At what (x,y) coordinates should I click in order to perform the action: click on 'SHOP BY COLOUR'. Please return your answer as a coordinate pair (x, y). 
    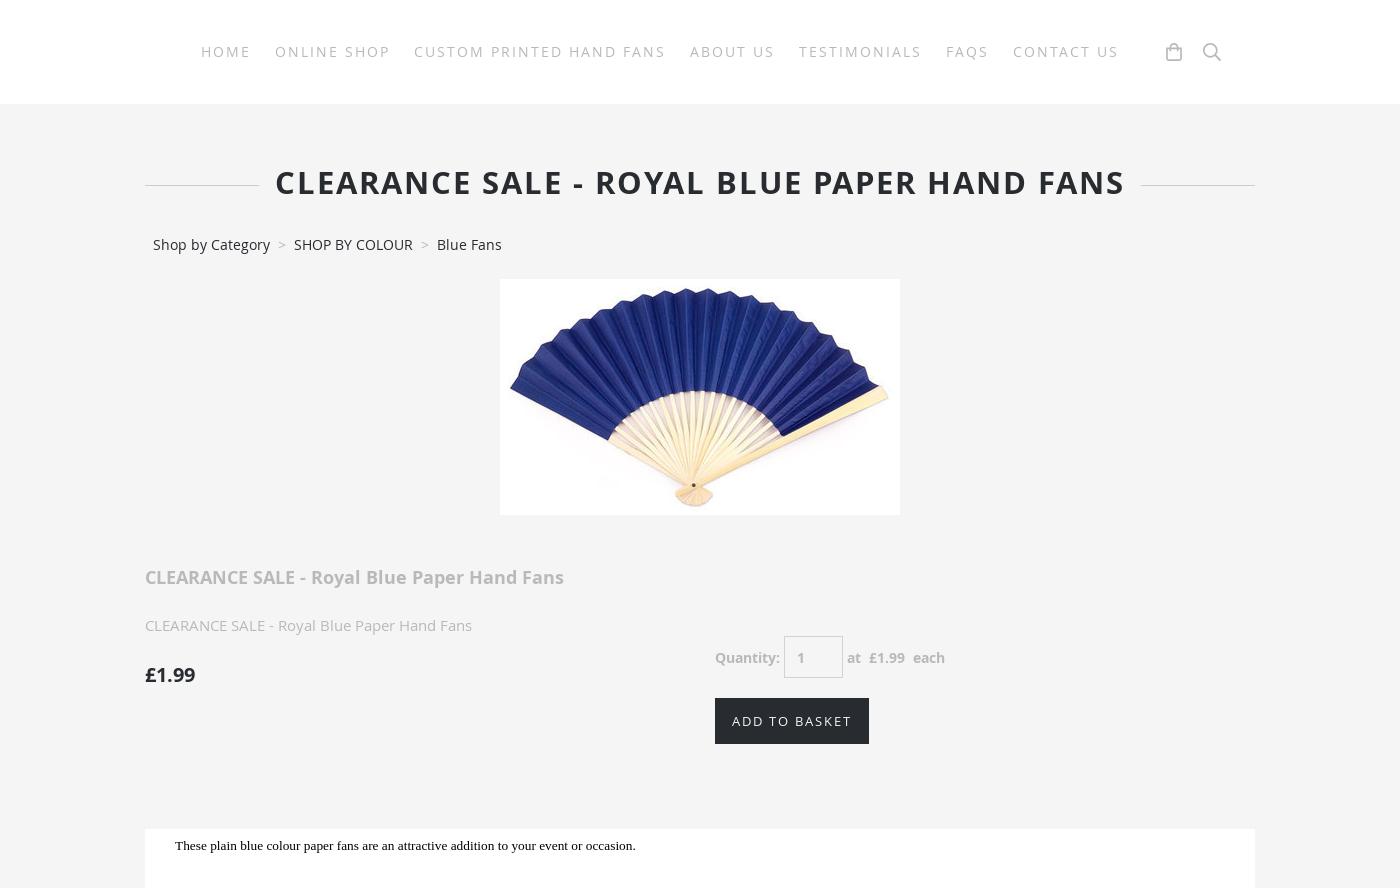
    Looking at the image, I should click on (353, 244).